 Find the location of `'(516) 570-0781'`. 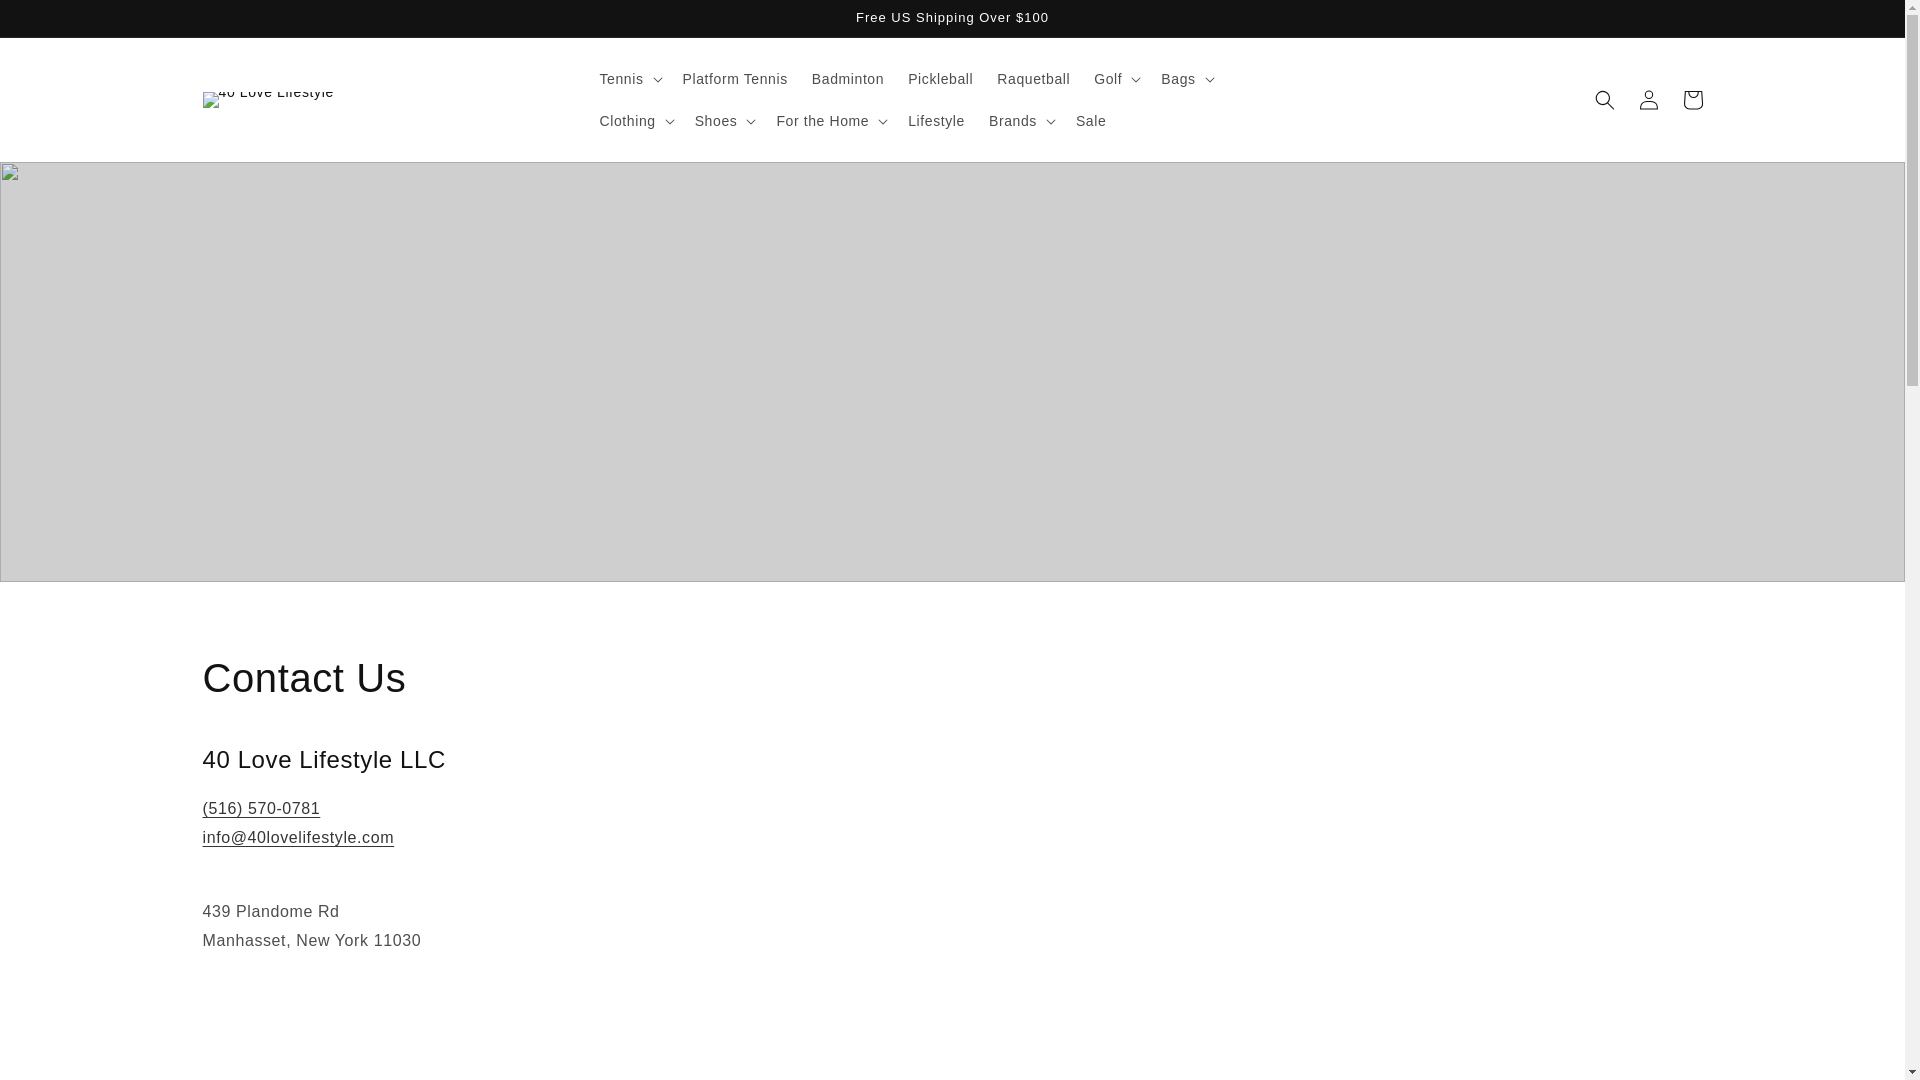

'(516) 570-0781' is located at coordinates (259, 807).